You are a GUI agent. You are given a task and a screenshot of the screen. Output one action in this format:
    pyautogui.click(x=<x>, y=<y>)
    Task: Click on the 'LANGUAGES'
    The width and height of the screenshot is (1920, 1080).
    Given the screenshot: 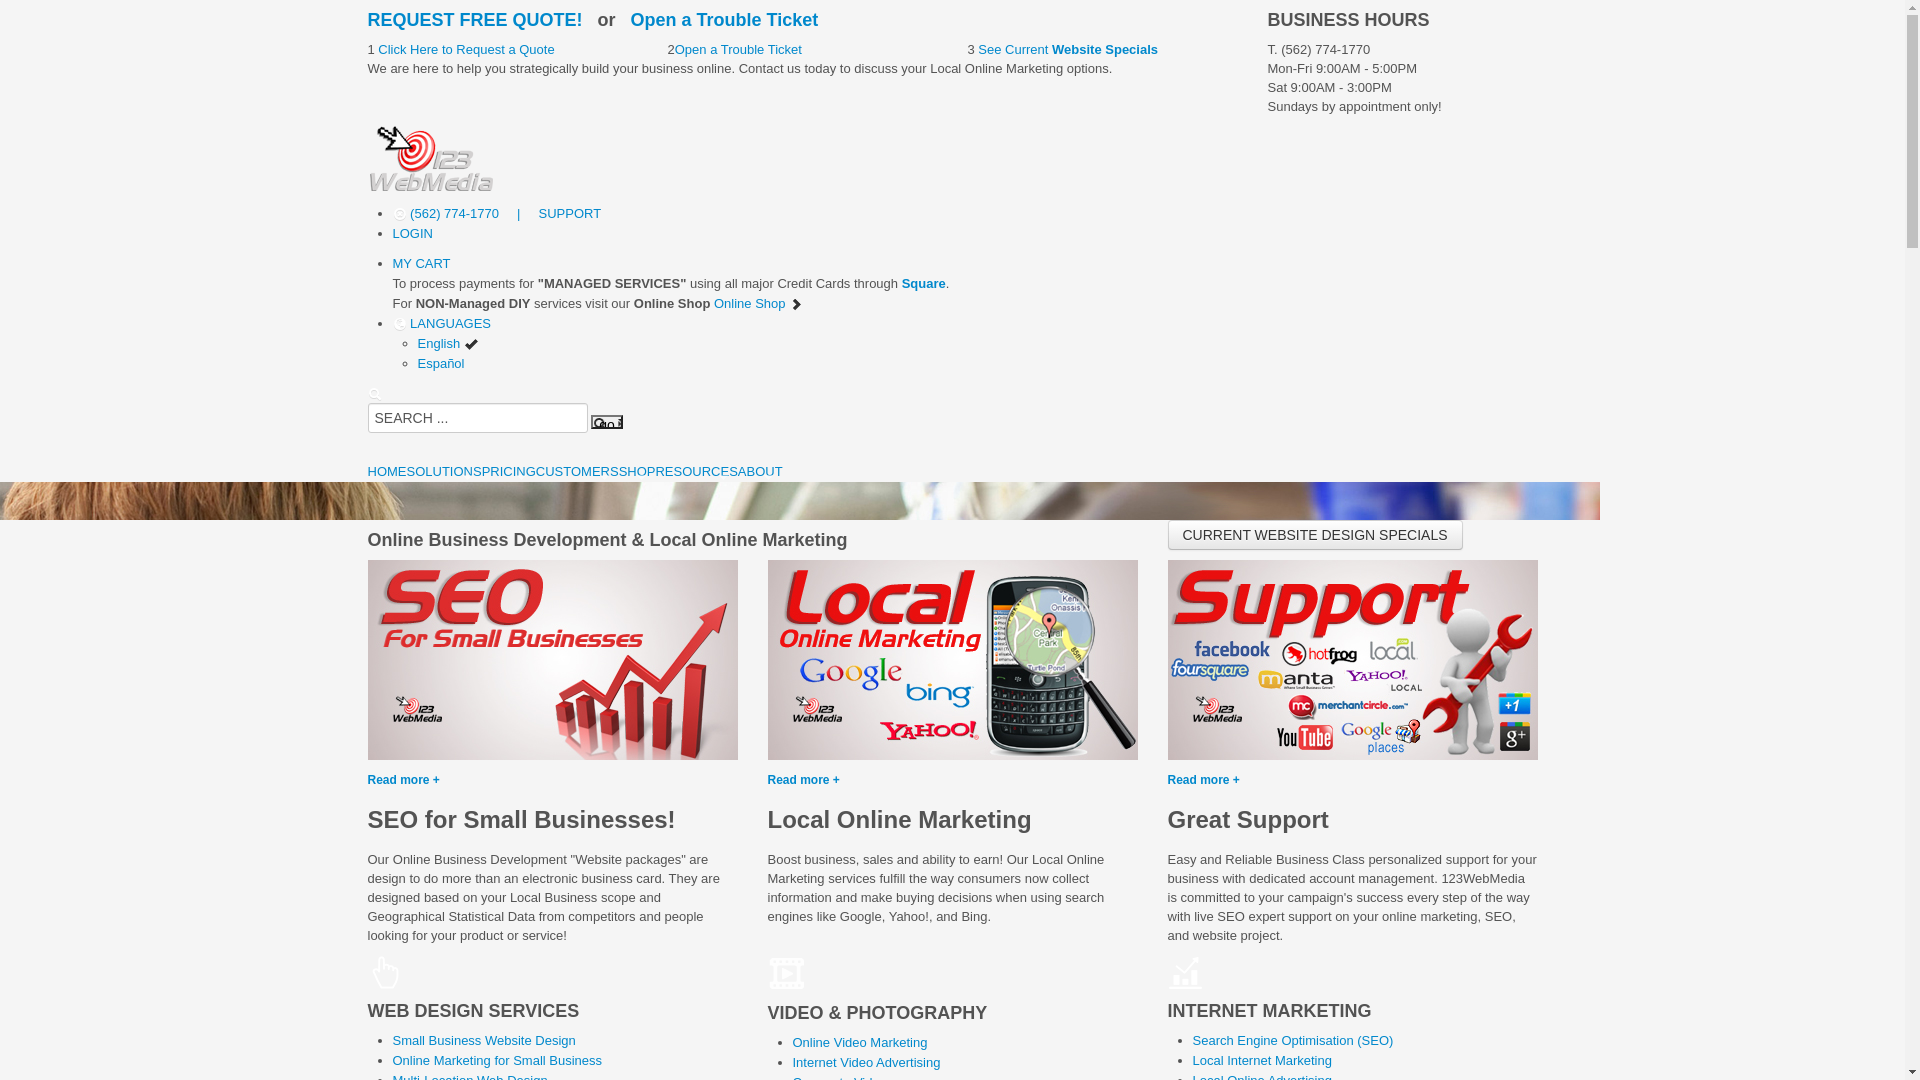 What is the action you would take?
    pyautogui.click(x=440, y=322)
    